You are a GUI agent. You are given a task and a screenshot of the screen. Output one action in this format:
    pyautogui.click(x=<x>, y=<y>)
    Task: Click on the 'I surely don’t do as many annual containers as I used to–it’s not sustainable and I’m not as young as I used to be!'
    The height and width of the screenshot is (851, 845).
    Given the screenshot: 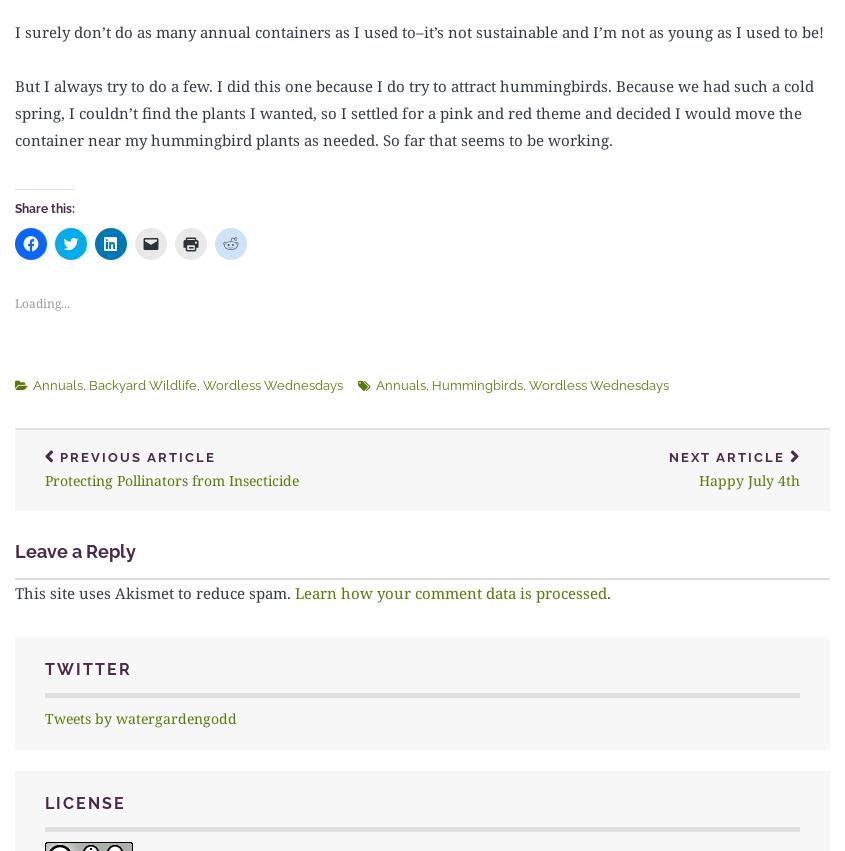 What is the action you would take?
    pyautogui.click(x=418, y=30)
    